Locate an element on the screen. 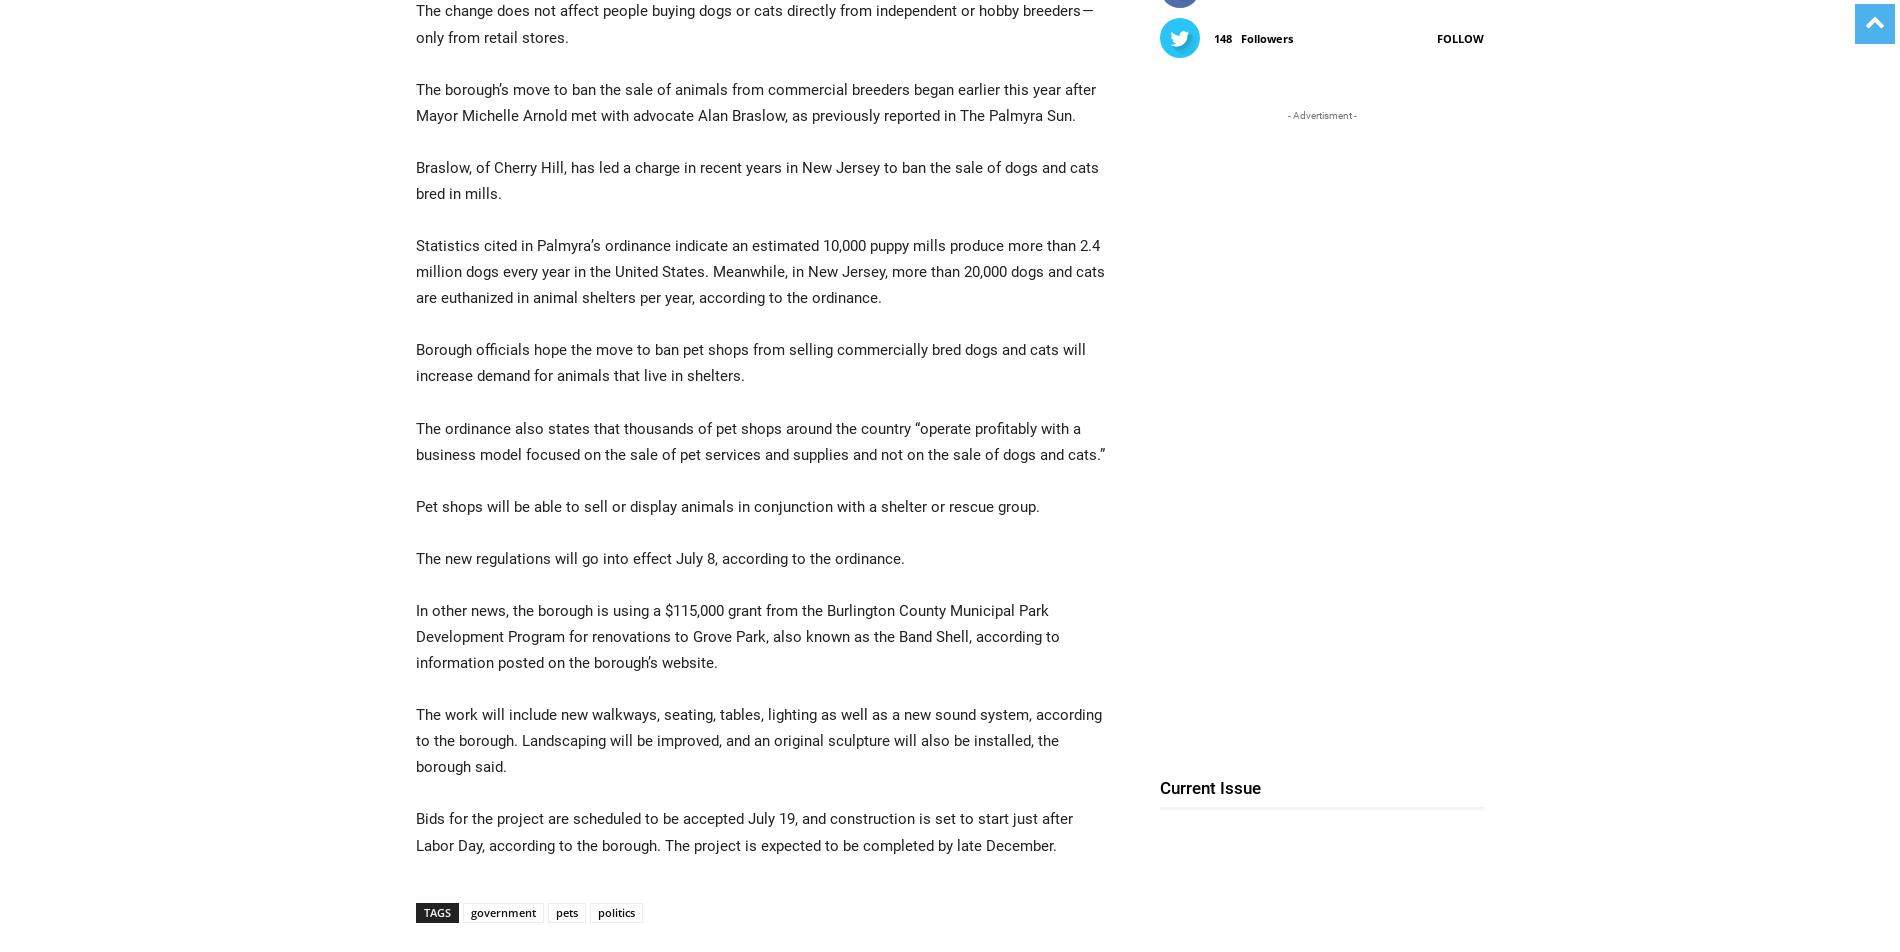 The width and height of the screenshot is (1900, 952). 'Bids for the project are scheduled to be accepted July 19, and construction is set to start just after Labor Day, according to the borough. The project is expected to be completed by late December.' is located at coordinates (743, 831).